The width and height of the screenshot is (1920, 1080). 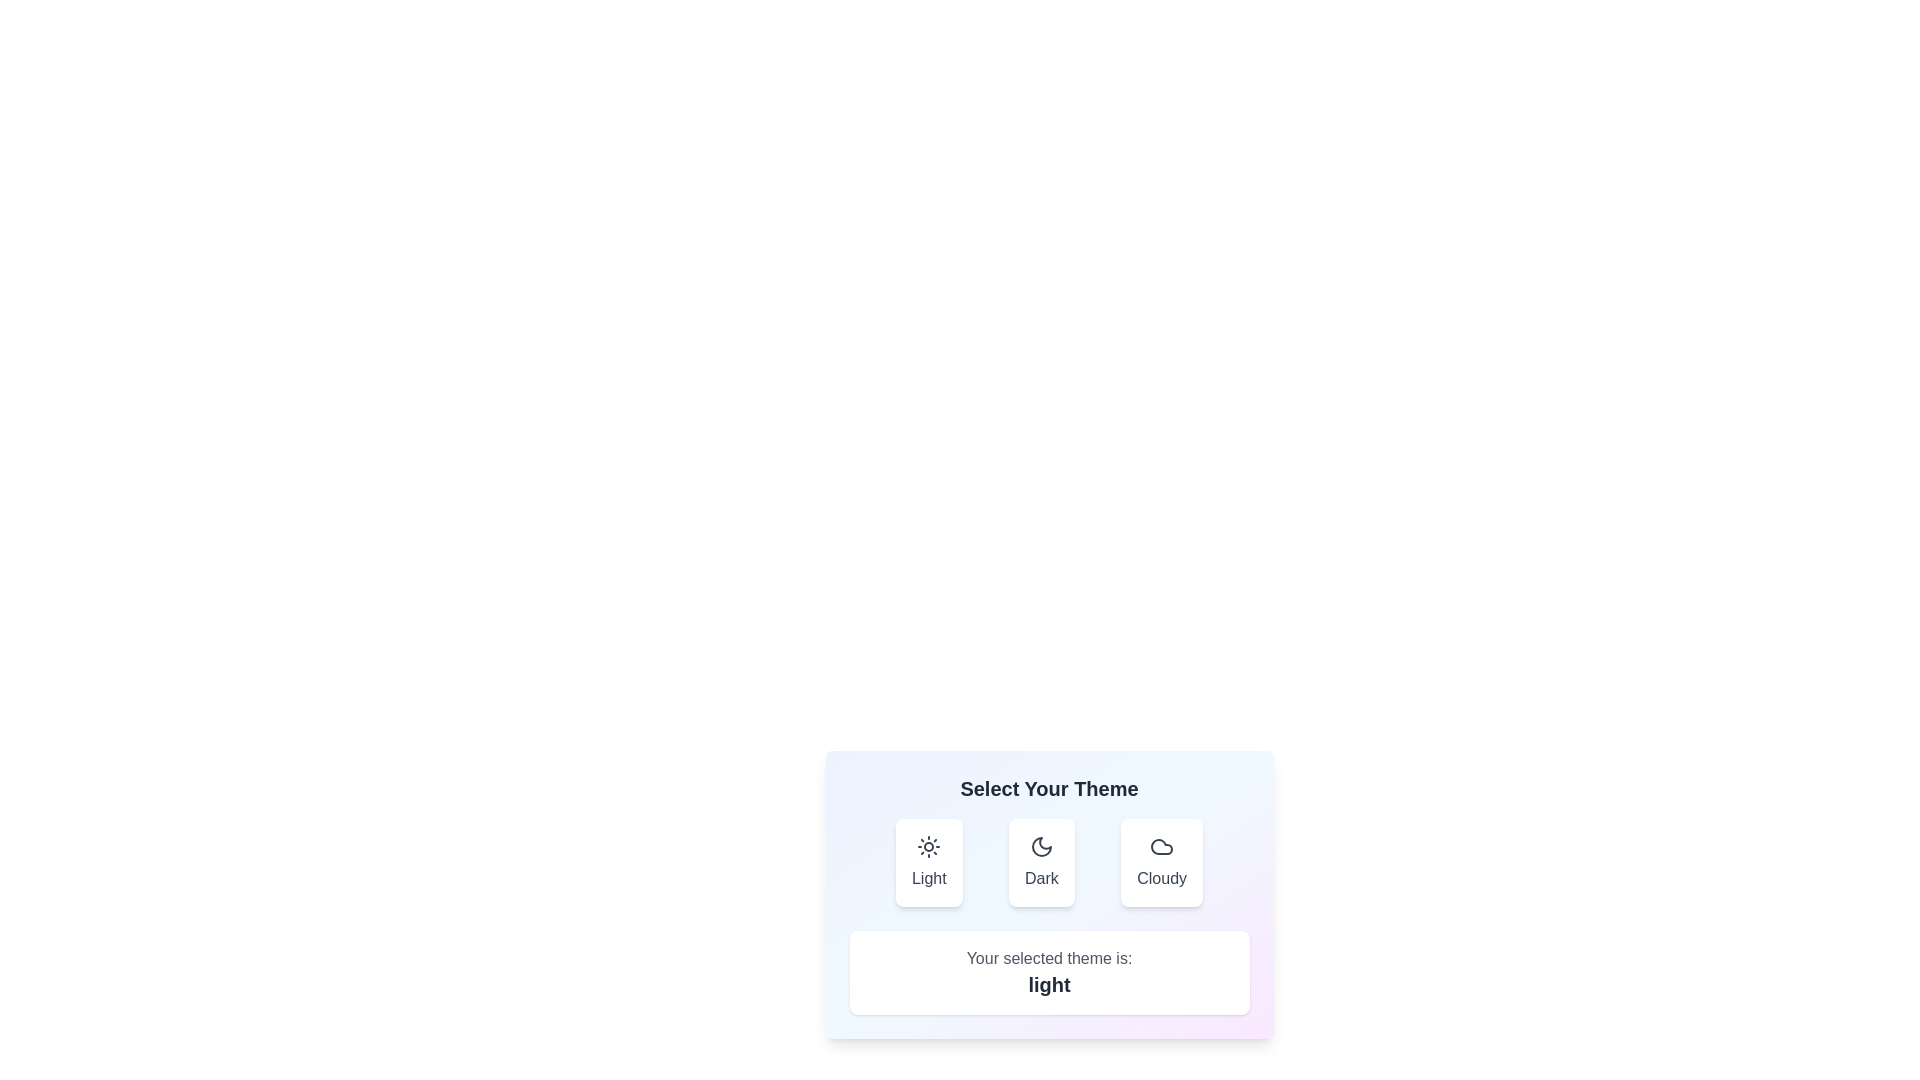 I want to click on the second selectable option labeled 'Dark' in the Interactive theme selection panel, so click(x=1048, y=893).